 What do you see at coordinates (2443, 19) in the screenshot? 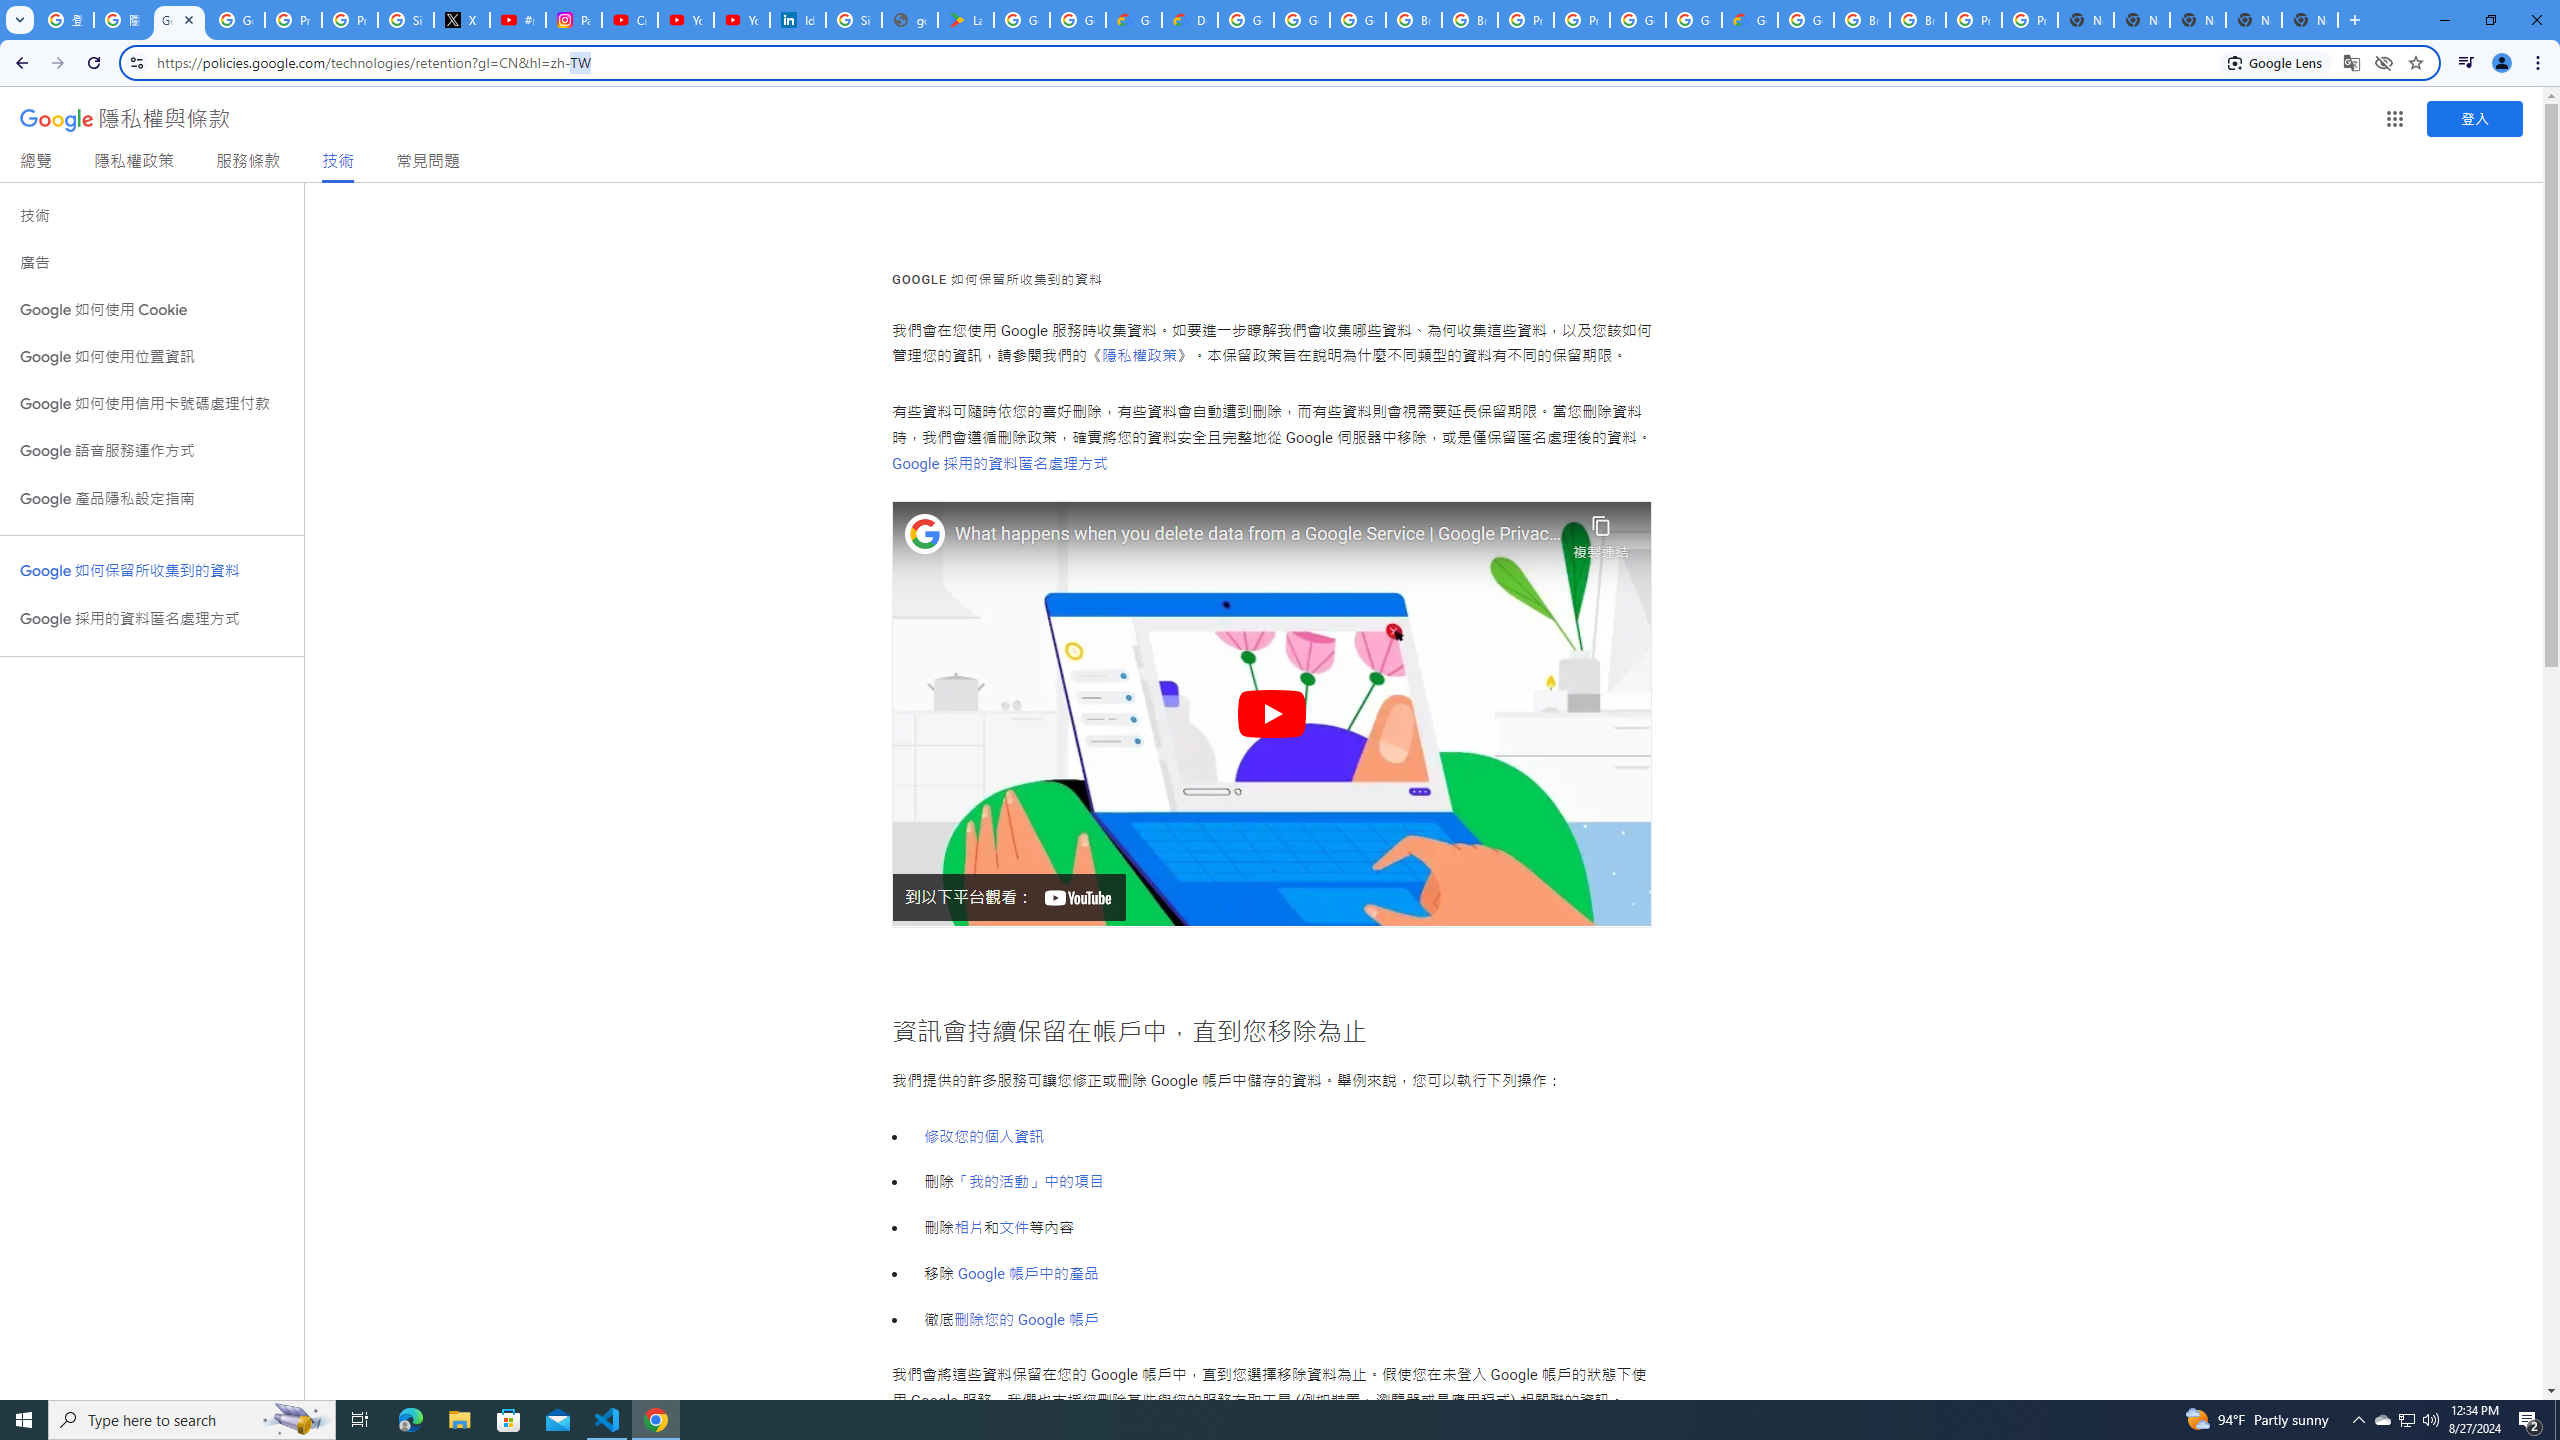
I see `'Minimize'` at bounding box center [2443, 19].